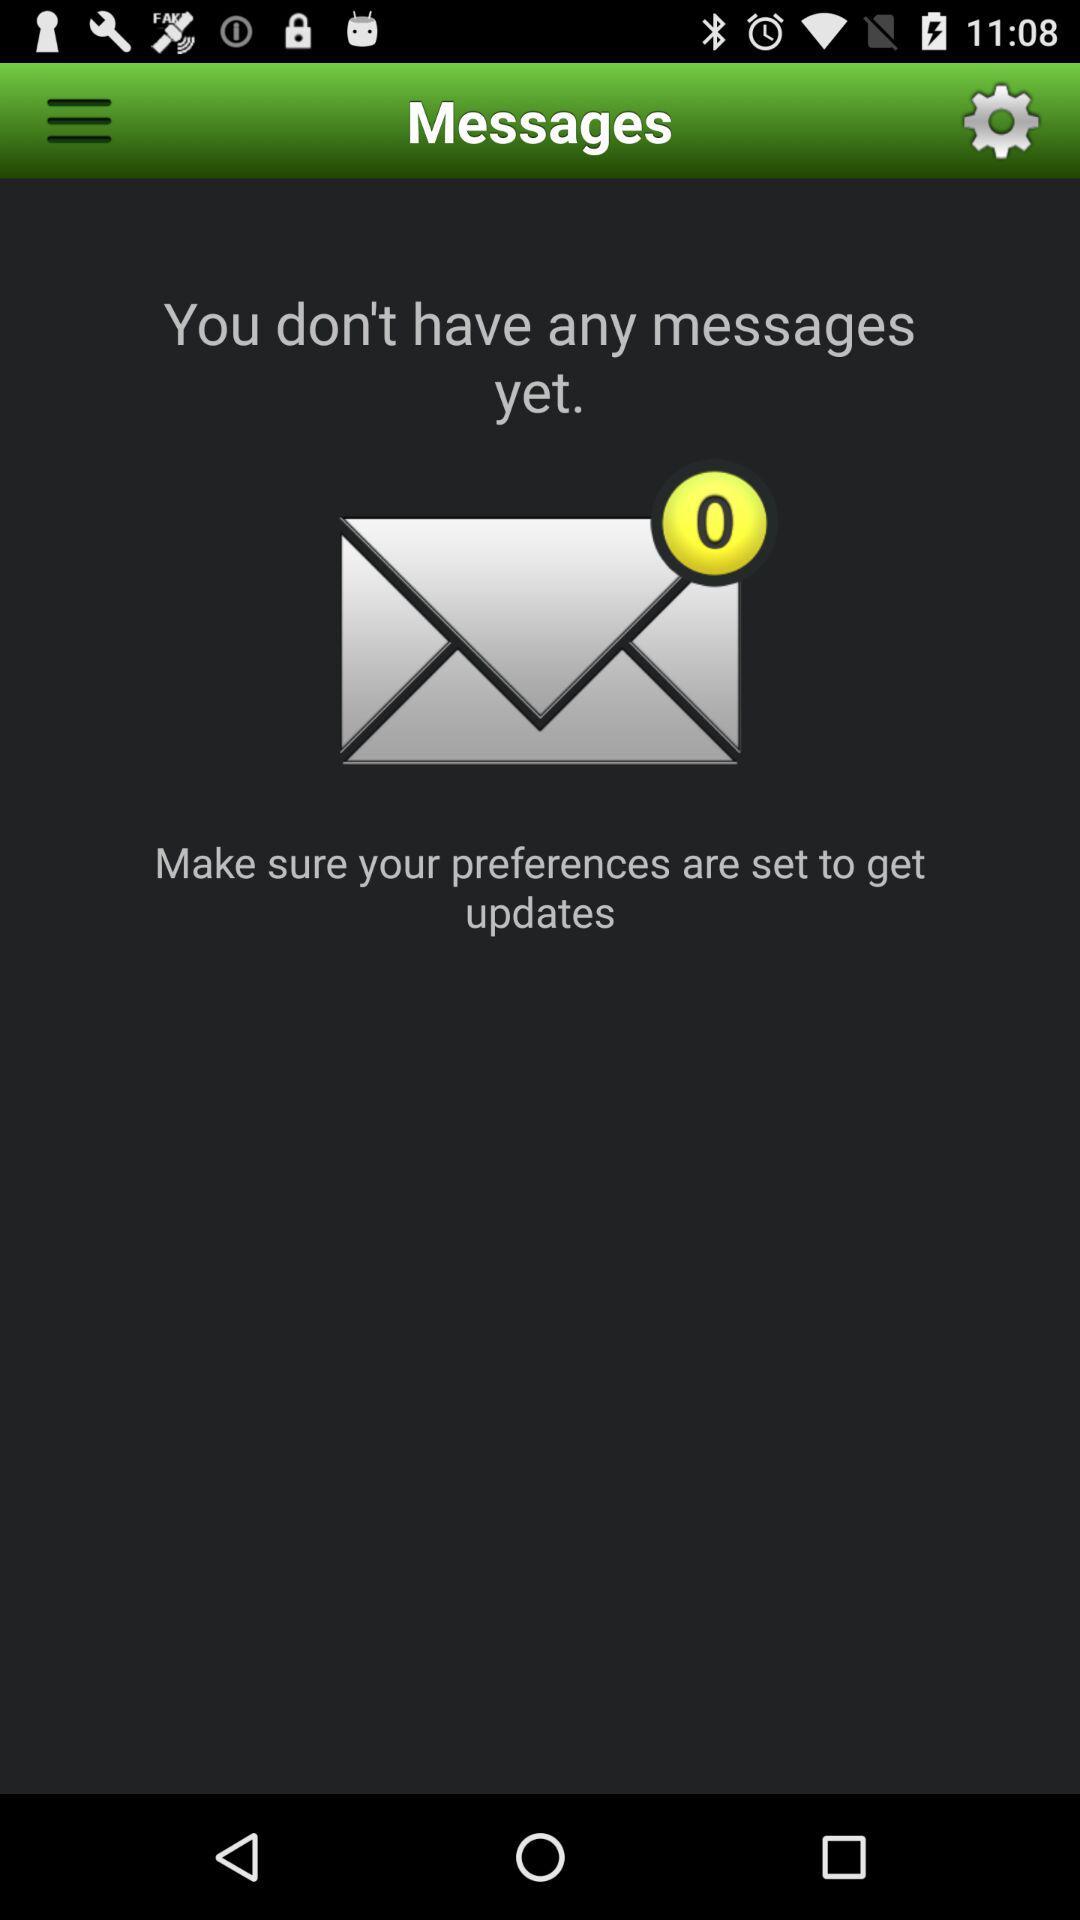 This screenshot has width=1080, height=1920. I want to click on item above the you don t, so click(1001, 119).